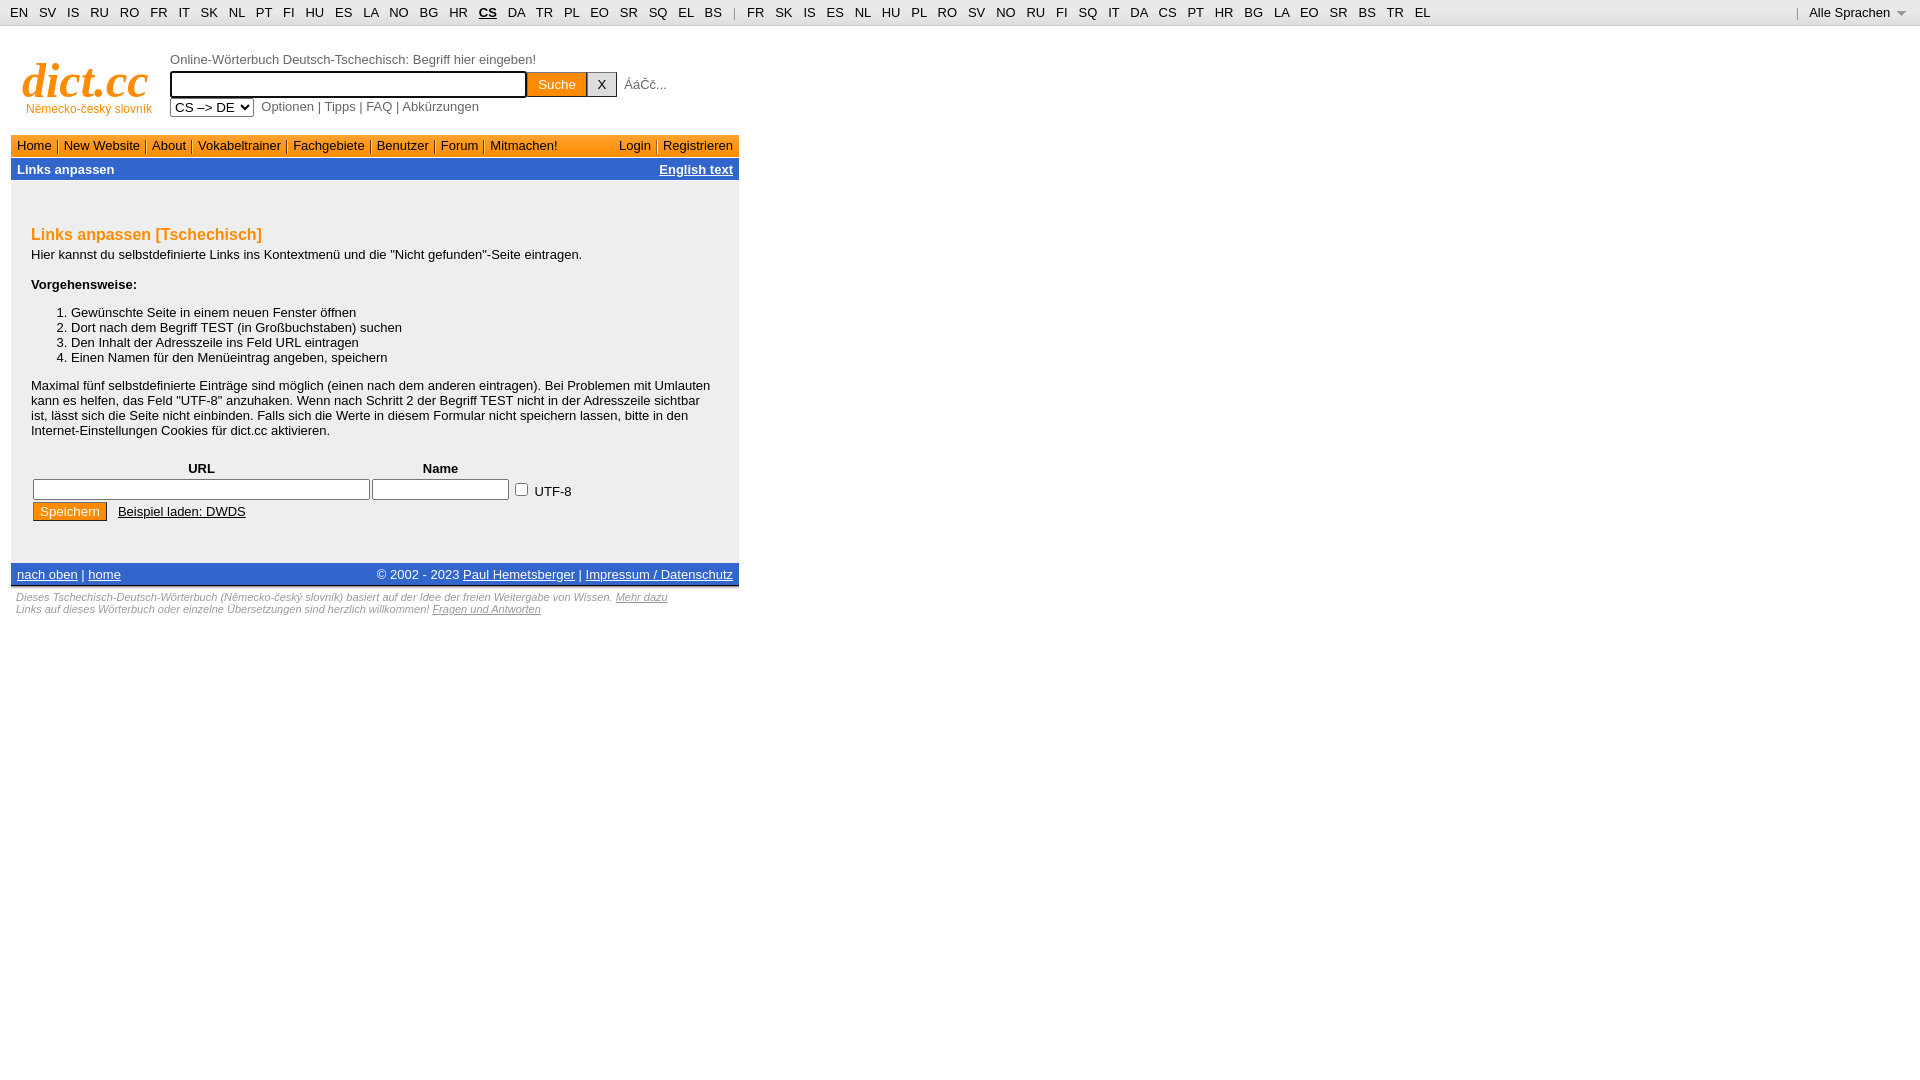  What do you see at coordinates (263, 12) in the screenshot?
I see `'PT'` at bounding box center [263, 12].